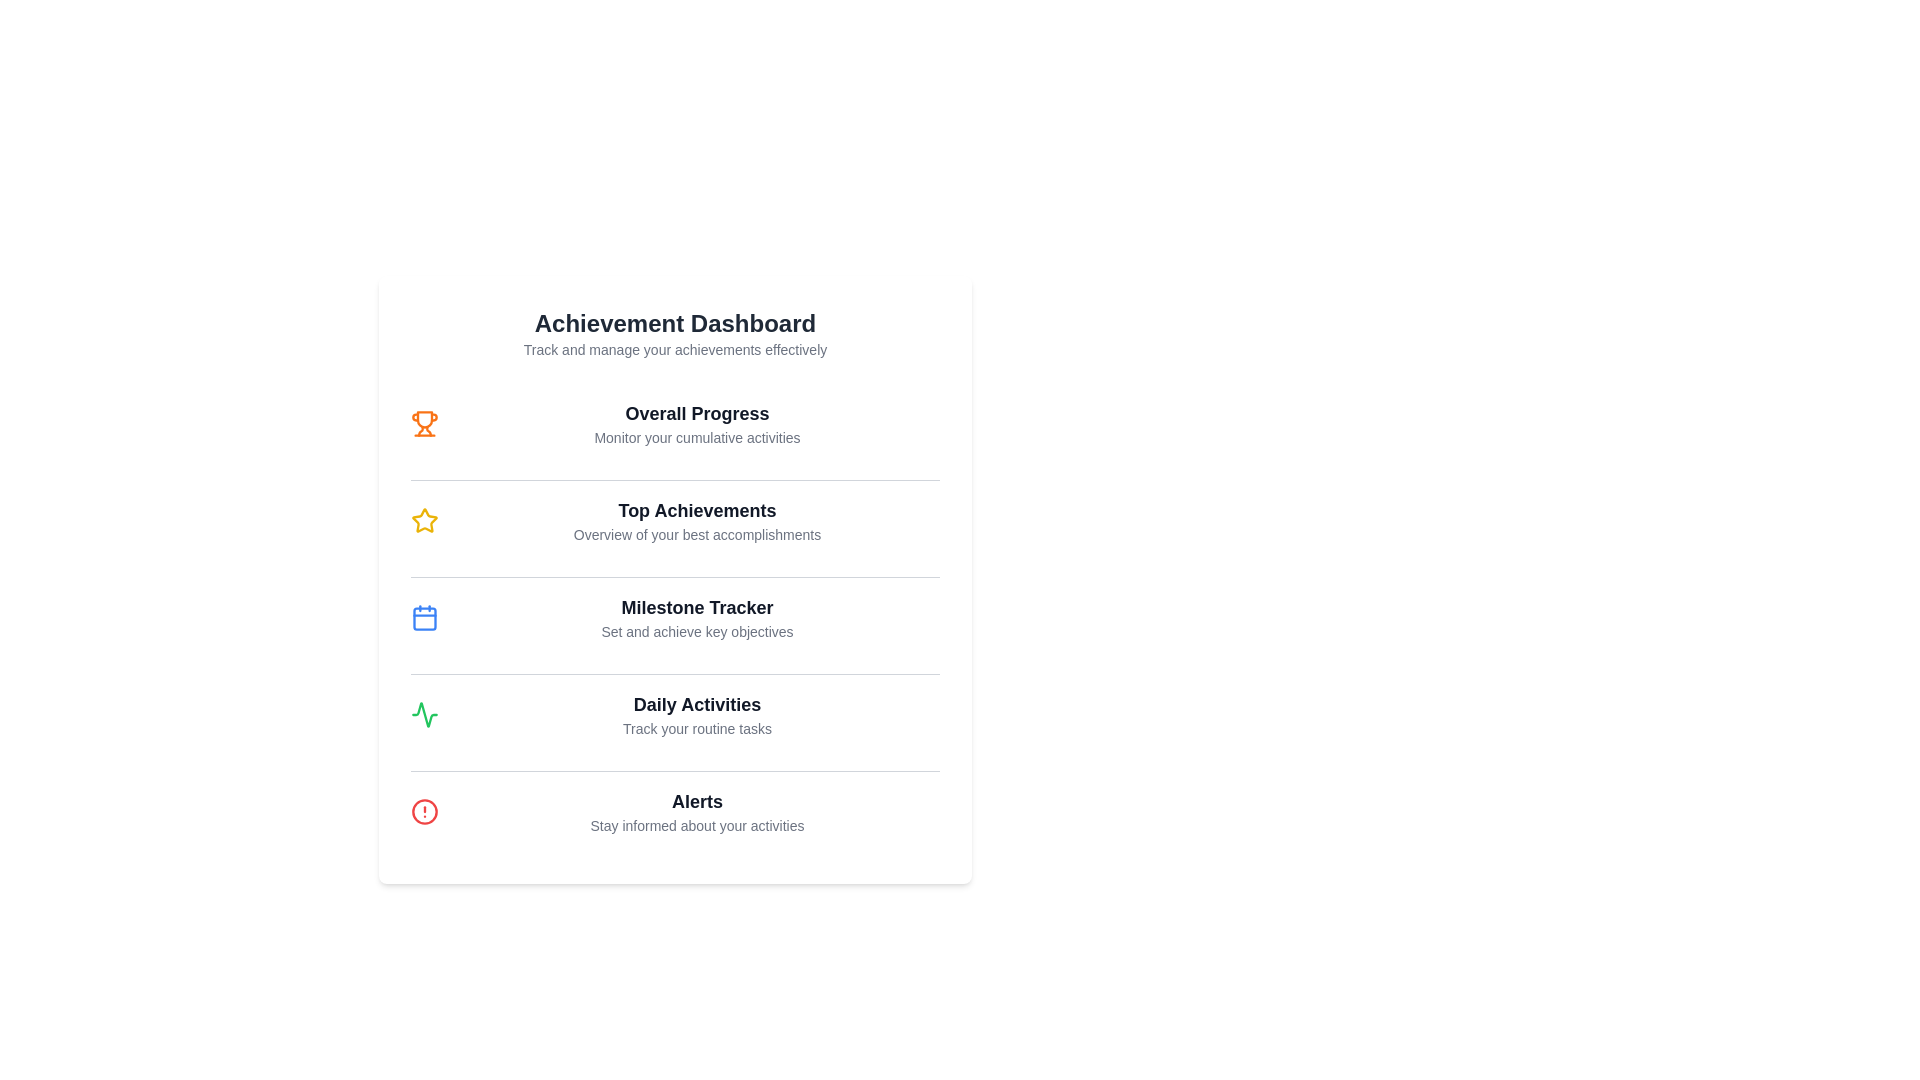 This screenshot has width=1920, height=1080. What do you see at coordinates (697, 437) in the screenshot?
I see `the informative label that provides supplementary information about the 'Overall Progress' heading, which is located beneath the bold heading in the 'Achievement Dashboard' section` at bounding box center [697, 437].